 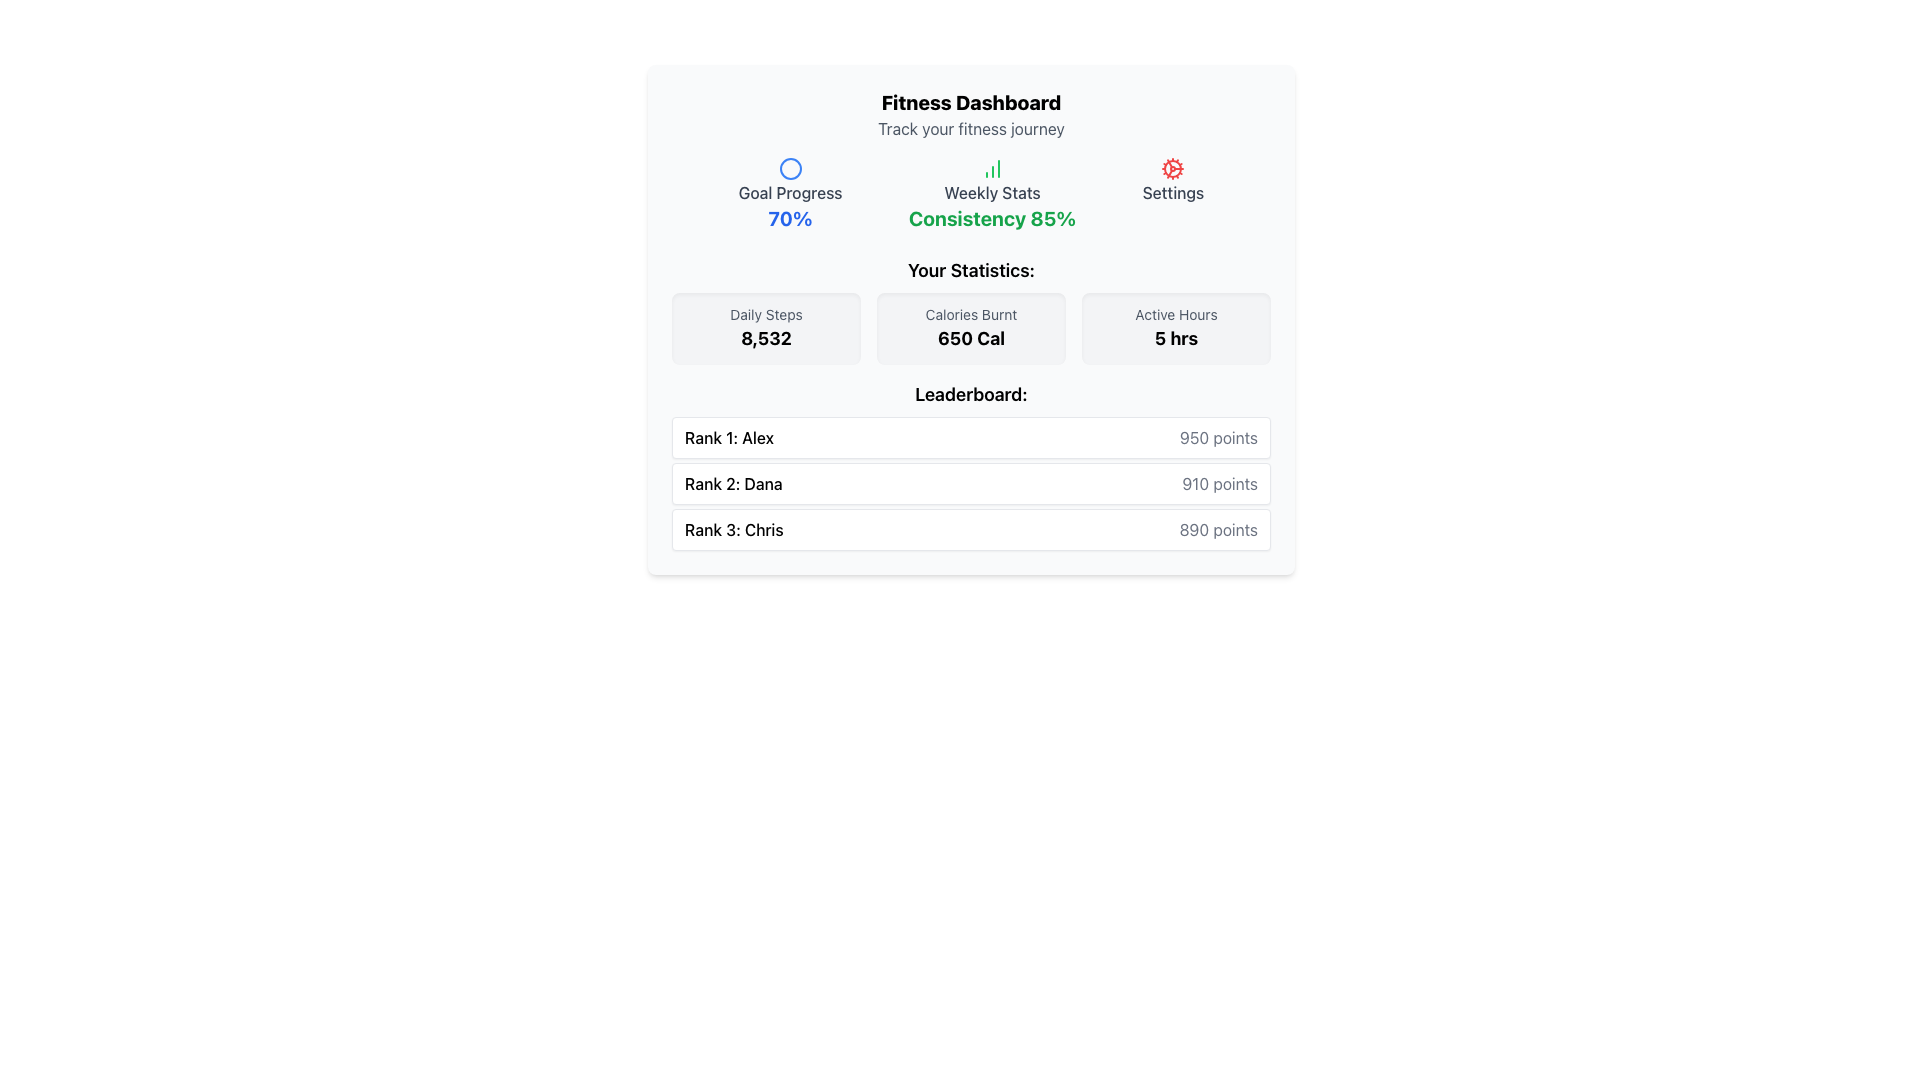 I want to click on the Leaderboard entry element displaying 'Rank 1: Alex' and '950 points', which is the first item in the leaderboard list, so click(x=971, y=437).